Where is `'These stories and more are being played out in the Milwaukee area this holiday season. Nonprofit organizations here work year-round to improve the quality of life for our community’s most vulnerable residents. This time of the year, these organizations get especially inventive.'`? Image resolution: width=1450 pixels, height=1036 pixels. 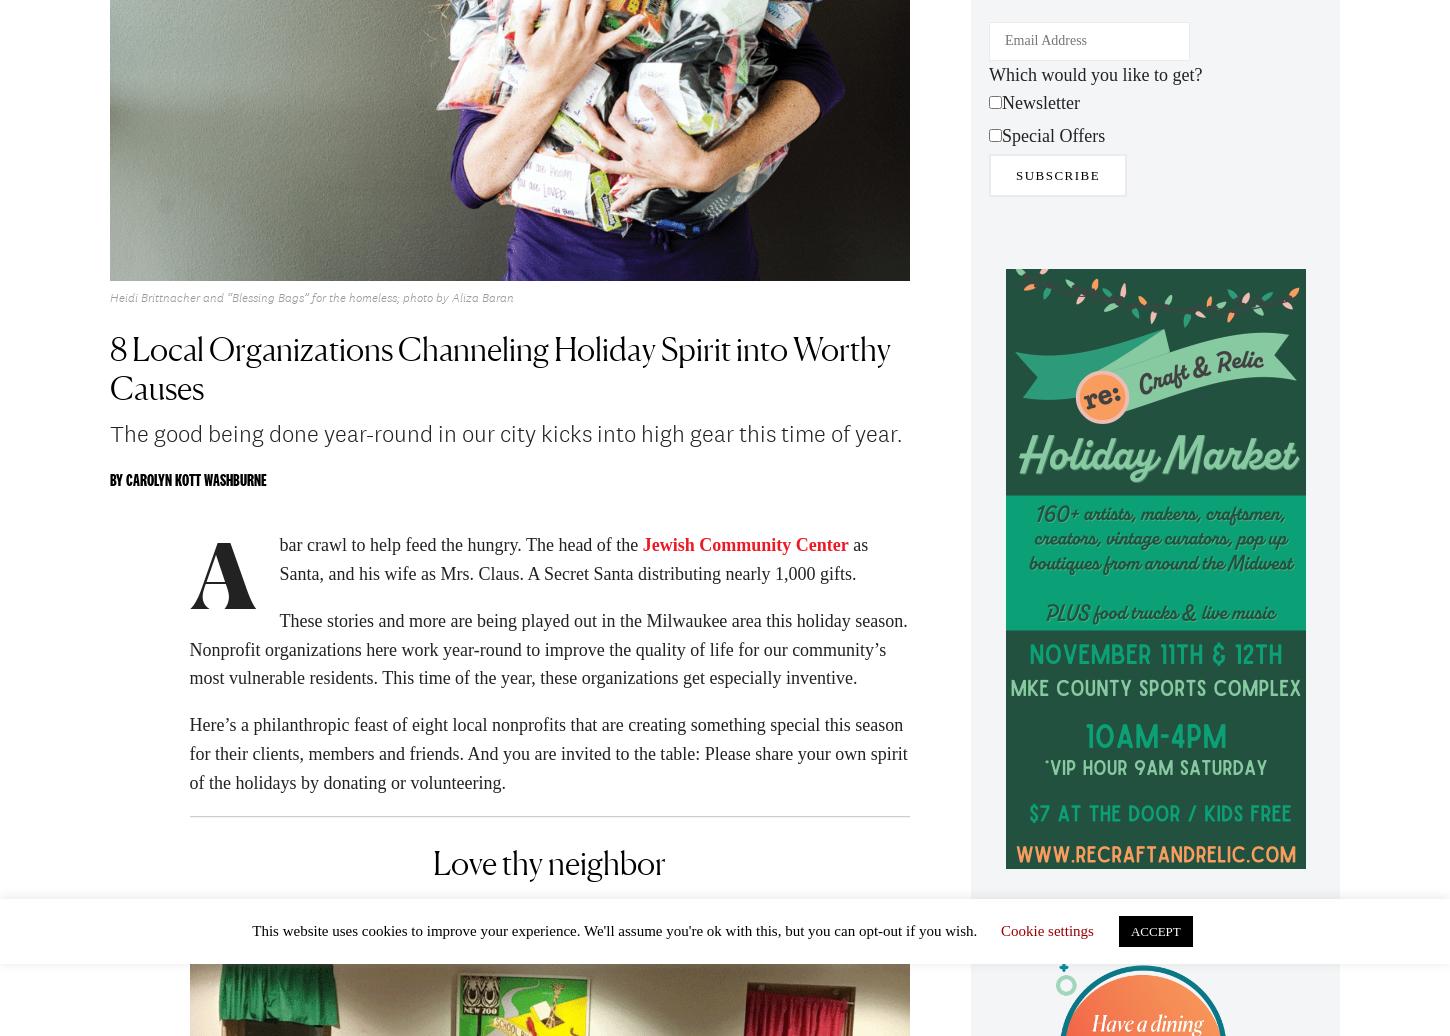 'These stories and more are being played out in the Milwaukee area this holiday season. Nonprofit organizations here work year-round to improve the quality of life for our community’s most vulnerable residents. This time of the year, these organizations get especially inventive.' is located at coordinates (547, 655).